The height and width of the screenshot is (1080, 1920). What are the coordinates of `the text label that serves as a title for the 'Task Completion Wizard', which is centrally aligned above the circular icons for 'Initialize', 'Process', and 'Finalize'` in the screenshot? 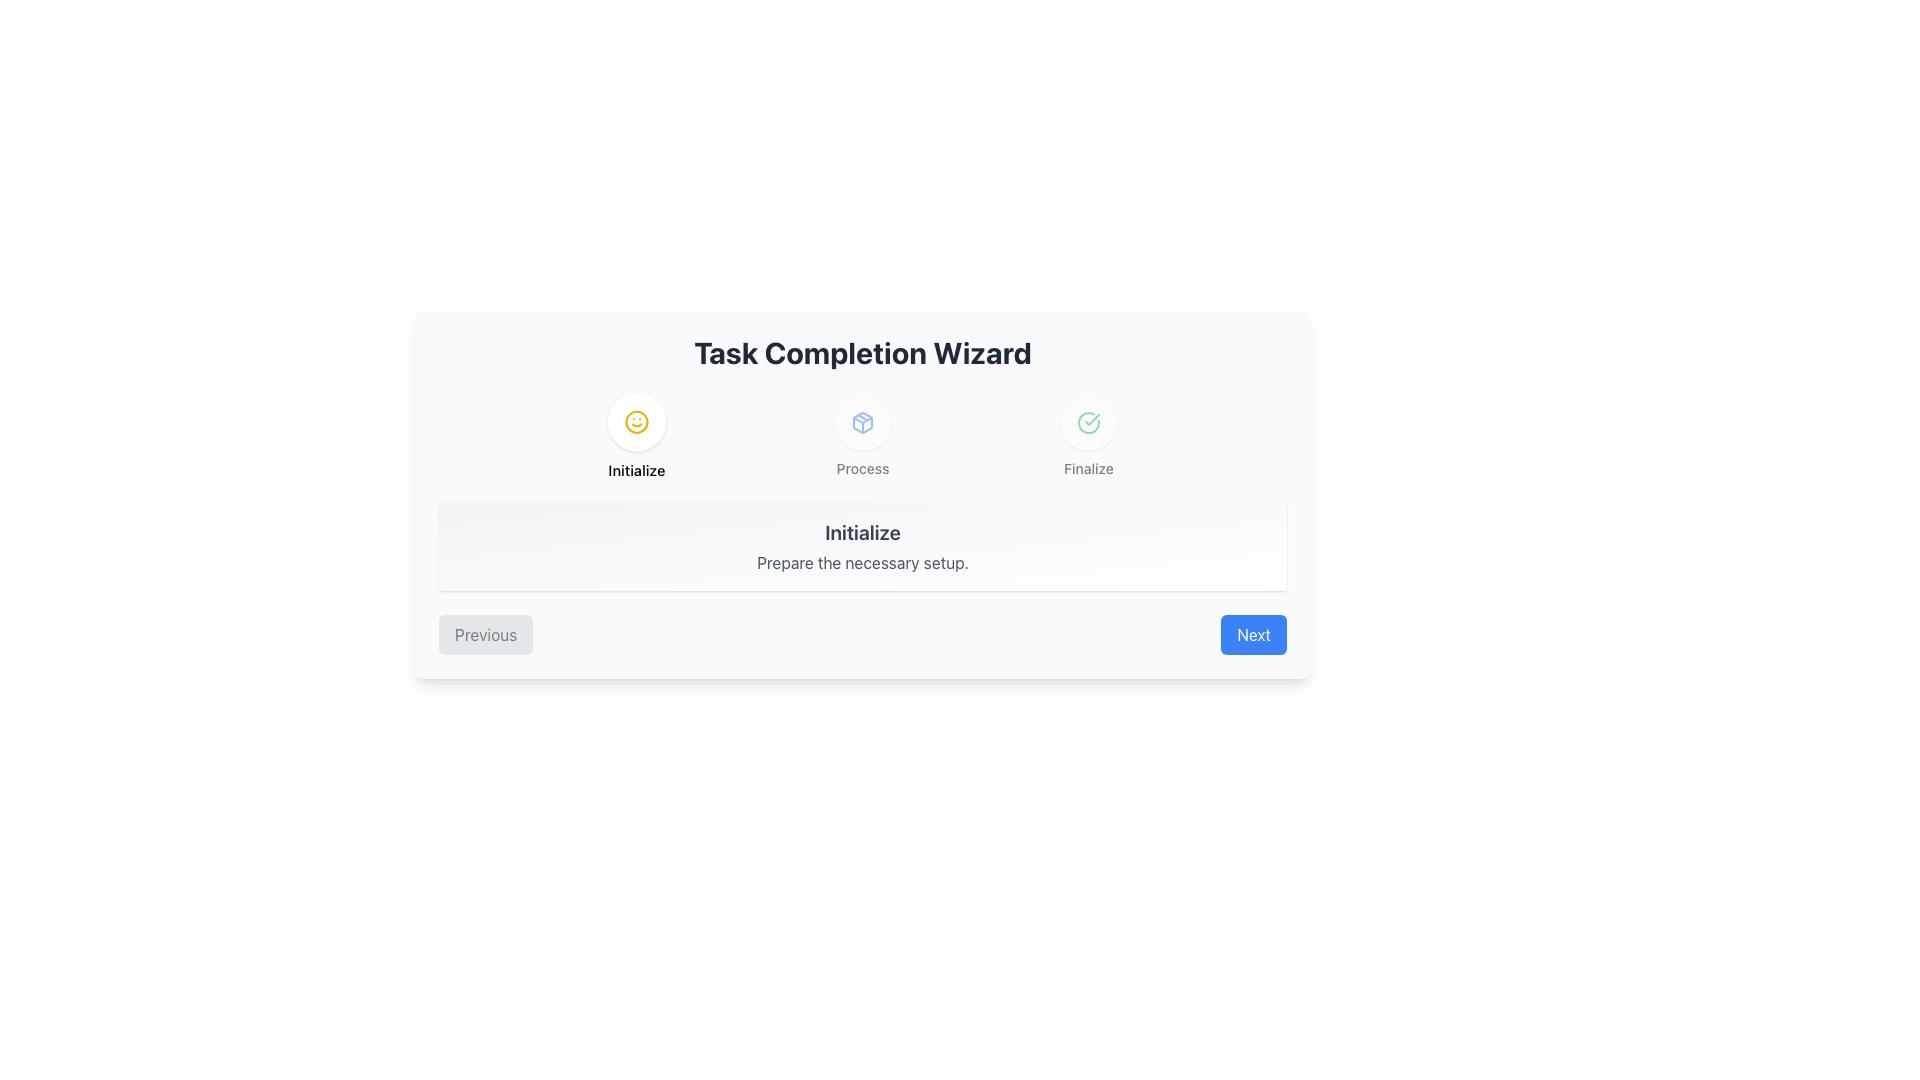 It's located at (863, 352).